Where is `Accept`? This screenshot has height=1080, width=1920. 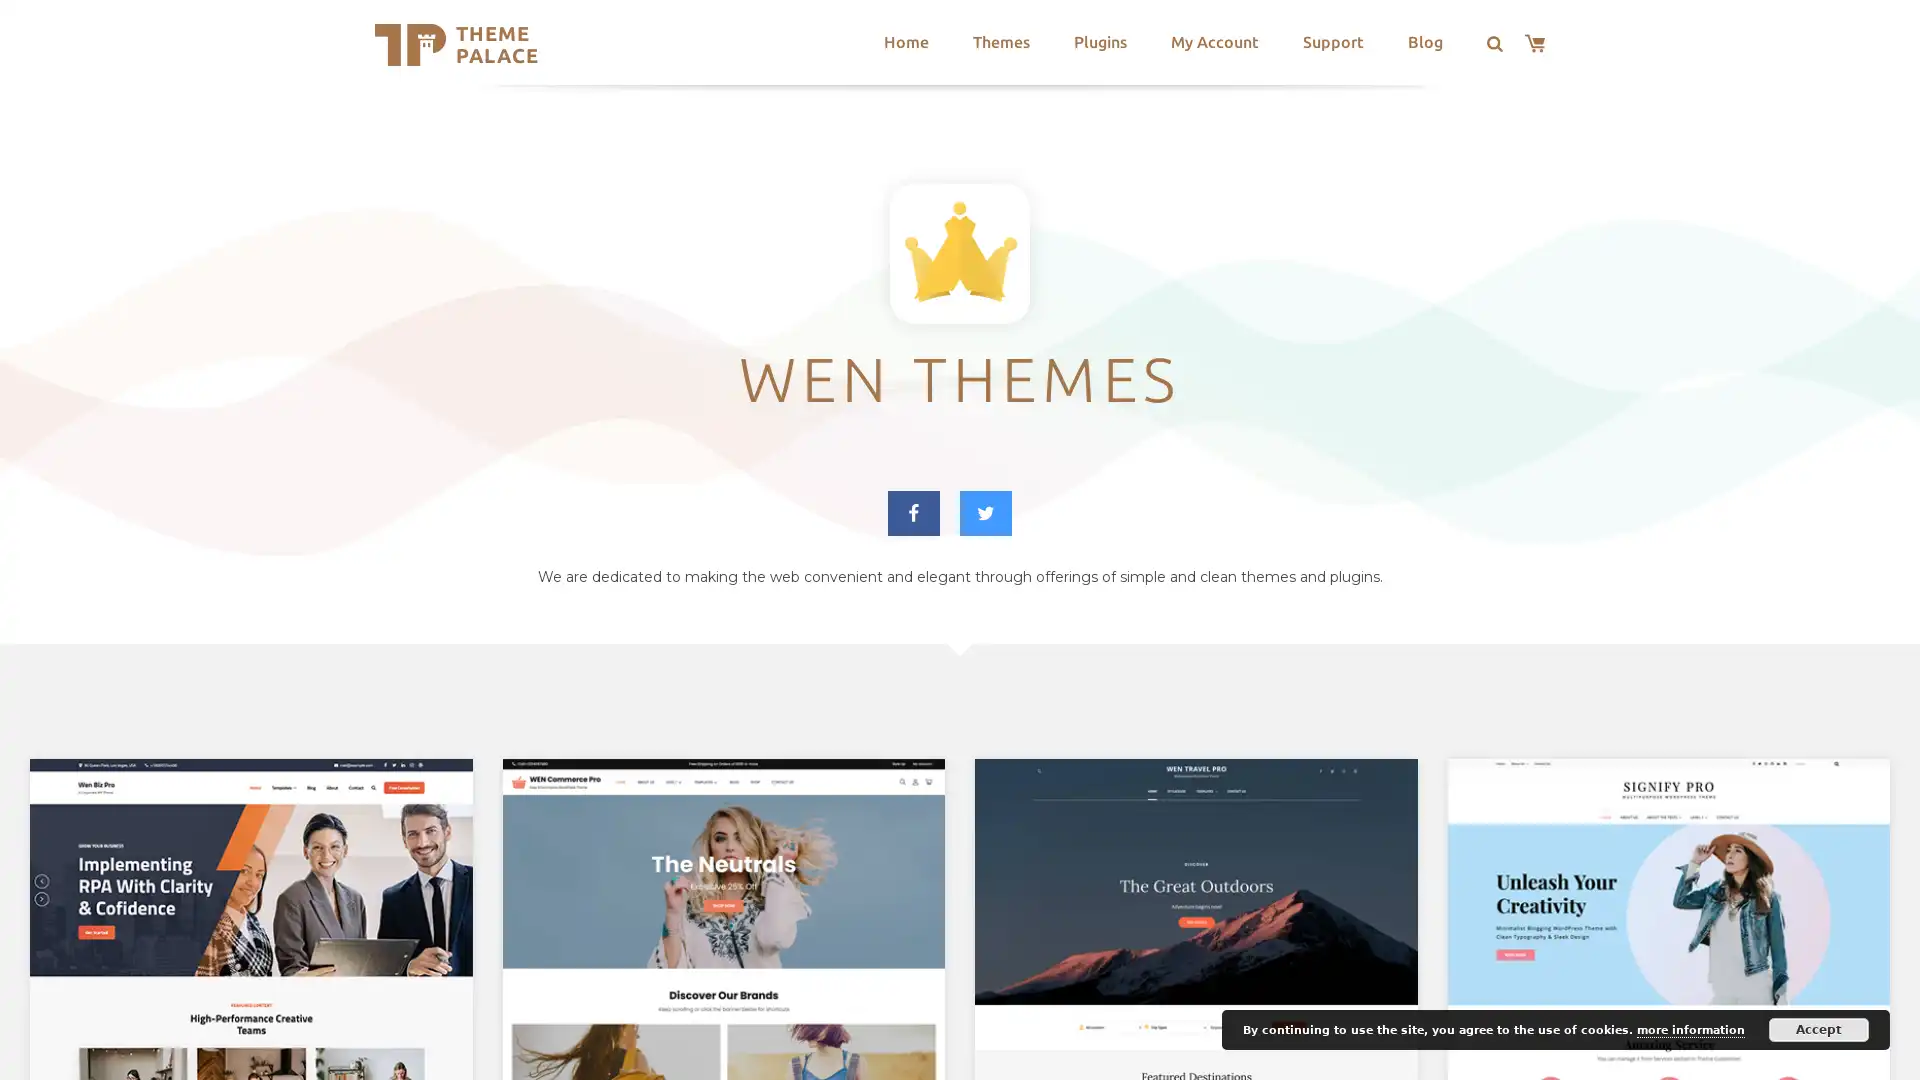 Accept is located at coordinates (1819, 1029).